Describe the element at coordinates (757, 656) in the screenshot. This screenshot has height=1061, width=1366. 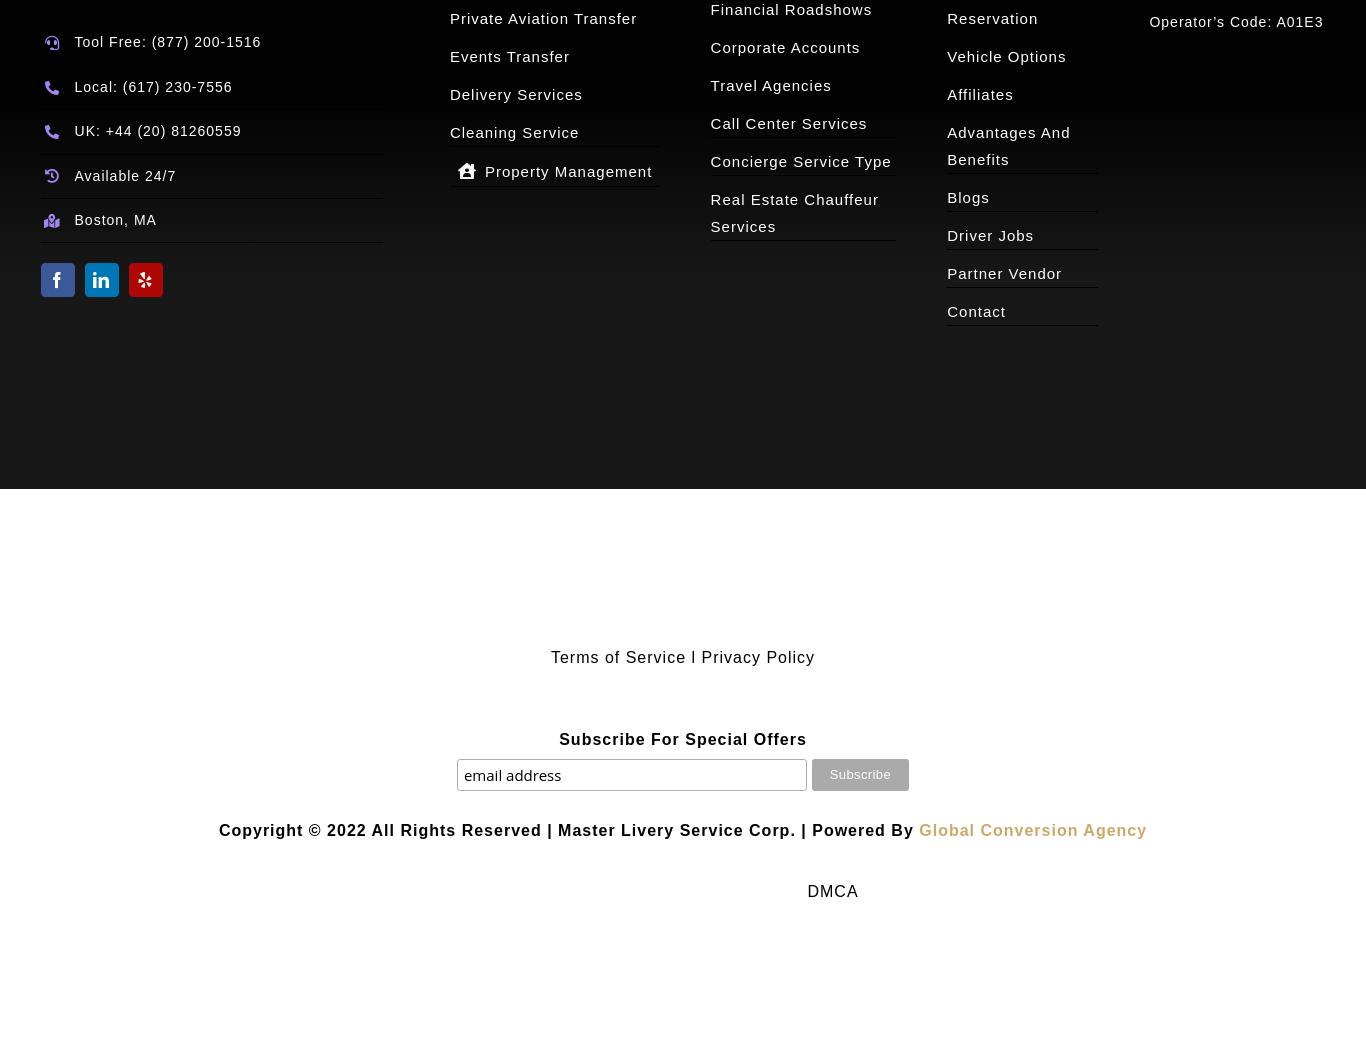
I see `'Privacy Policy'` at that location.